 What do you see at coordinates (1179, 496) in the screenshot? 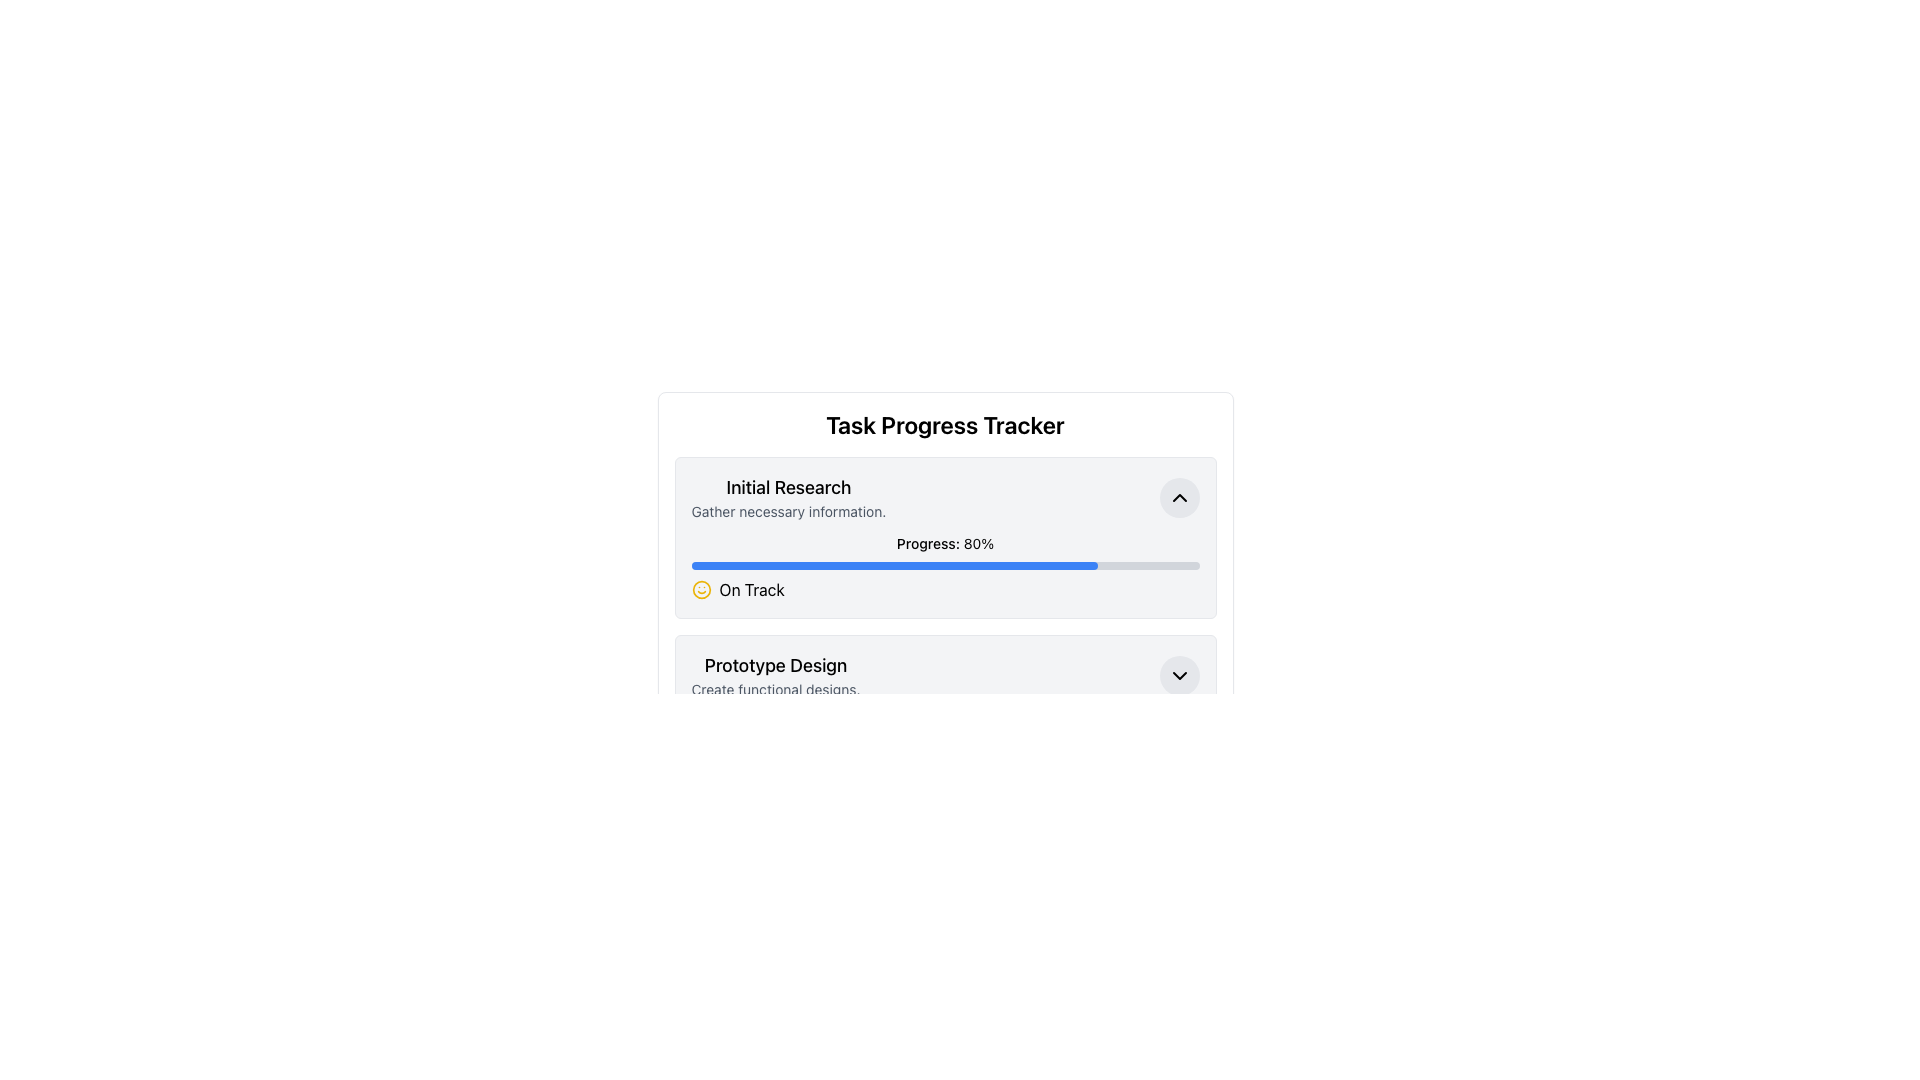
I see `the Toggle Button (Icon Button) located in the top-right corner of the 'Task Progress Tracker' section, specifically inside the 'Initial Research' card` at bounding box center [1179, 496].